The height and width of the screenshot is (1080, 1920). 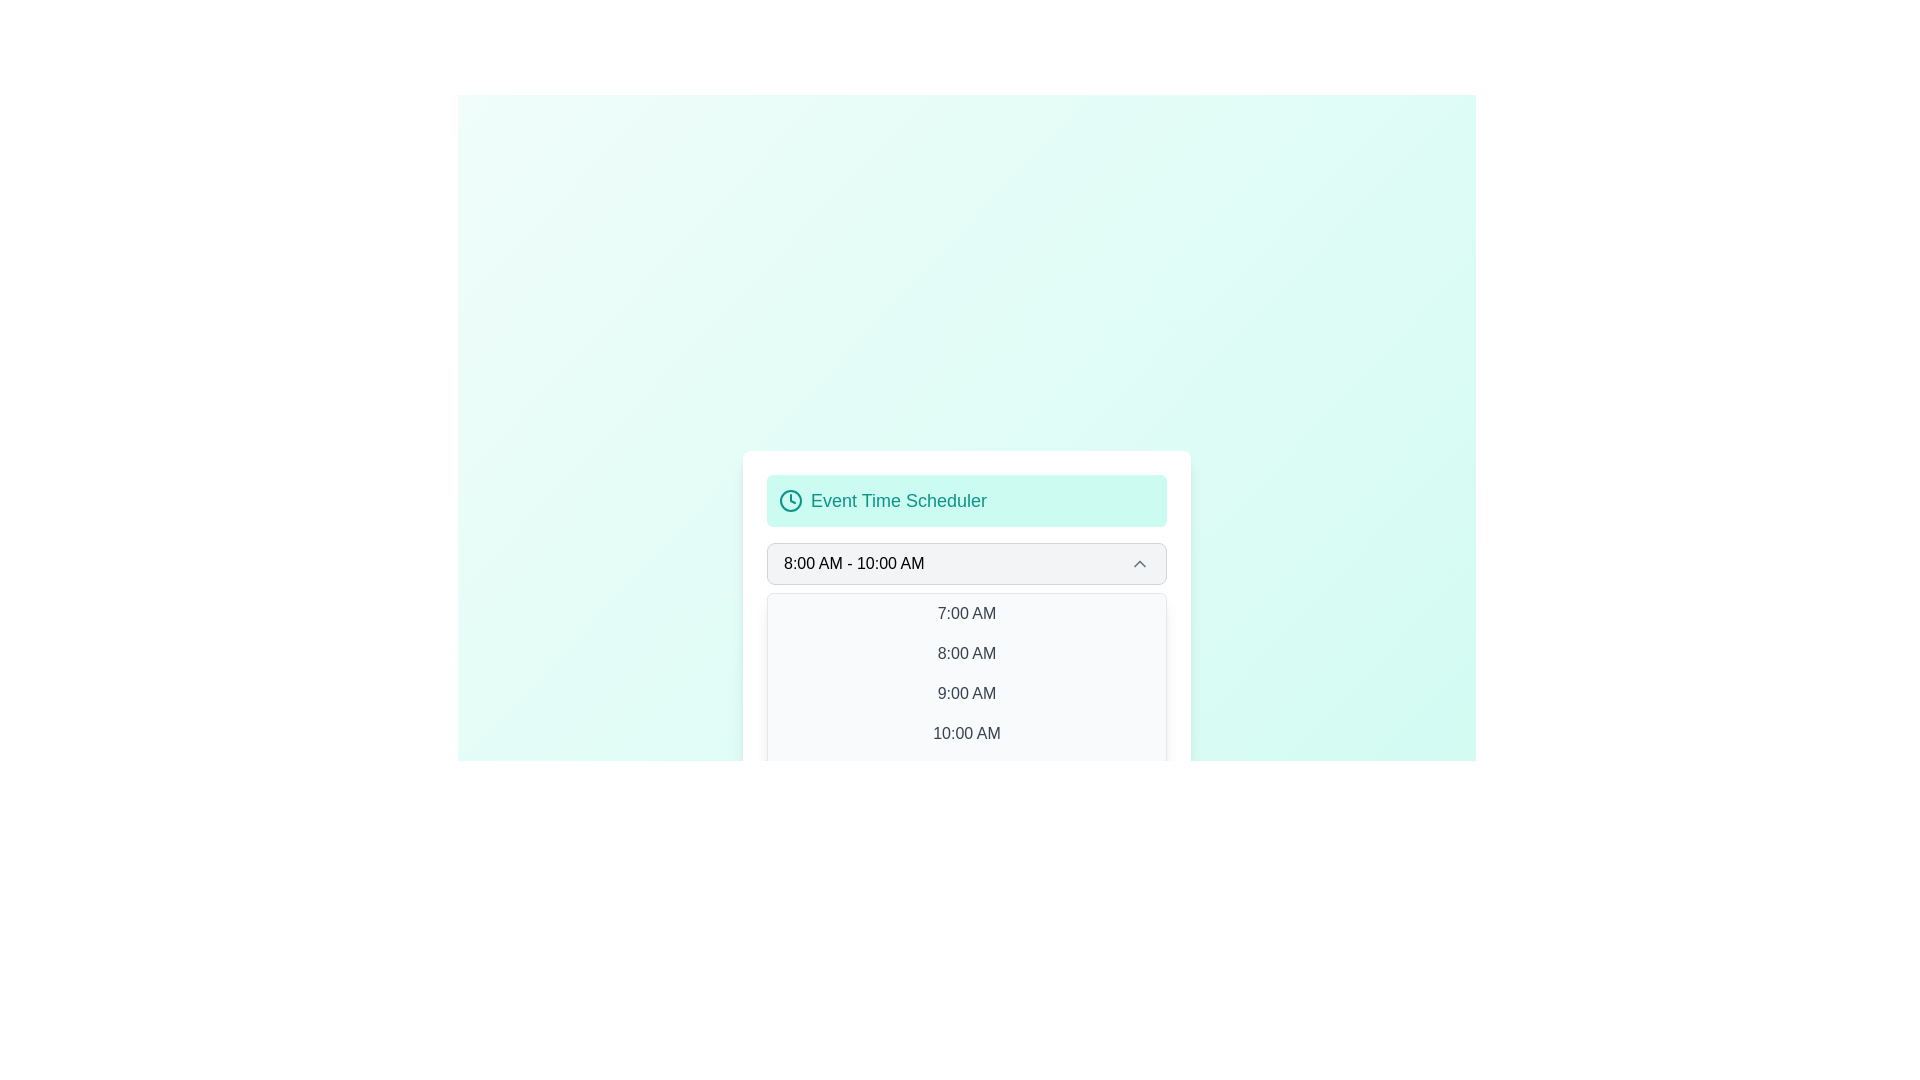 I want to click on the '9:00 AM' option in the dropdown list, so click(x=966, y=693).